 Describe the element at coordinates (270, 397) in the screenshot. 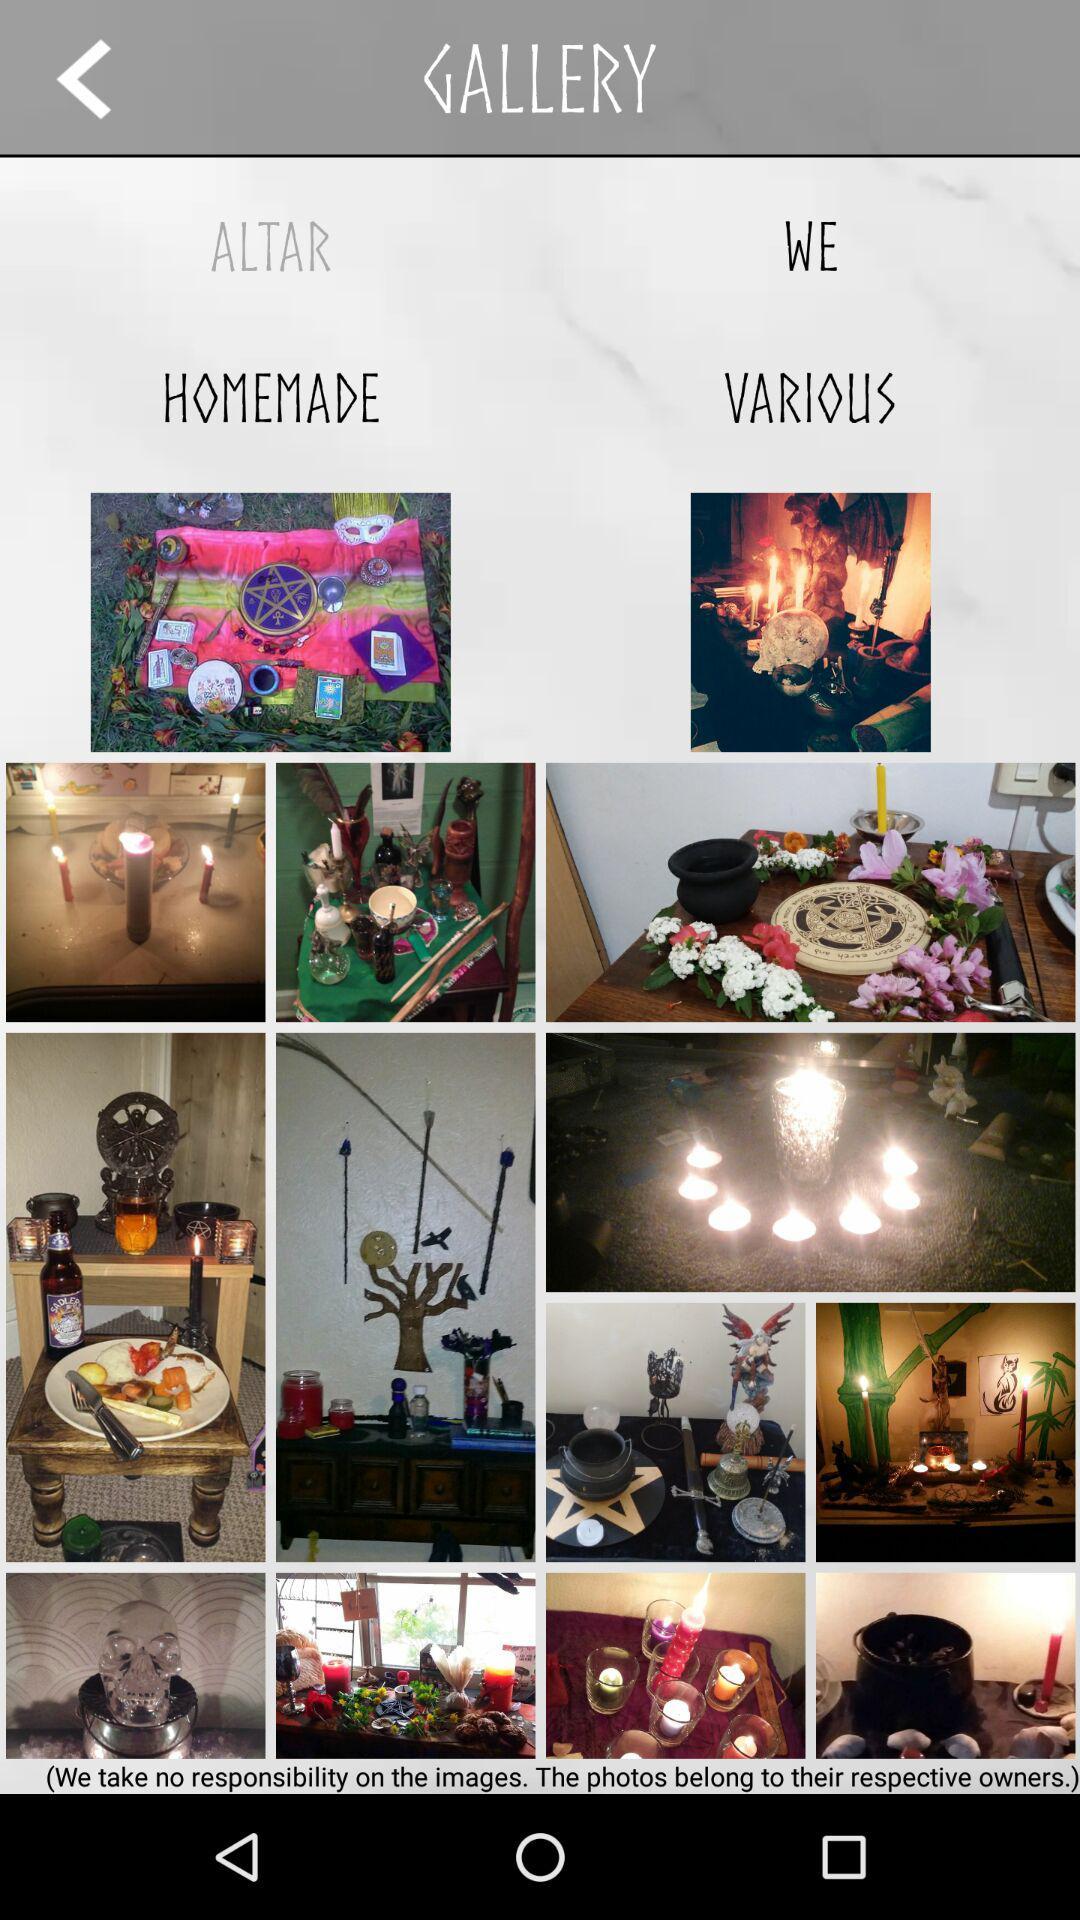

I see `the app below the altar app` at that location.